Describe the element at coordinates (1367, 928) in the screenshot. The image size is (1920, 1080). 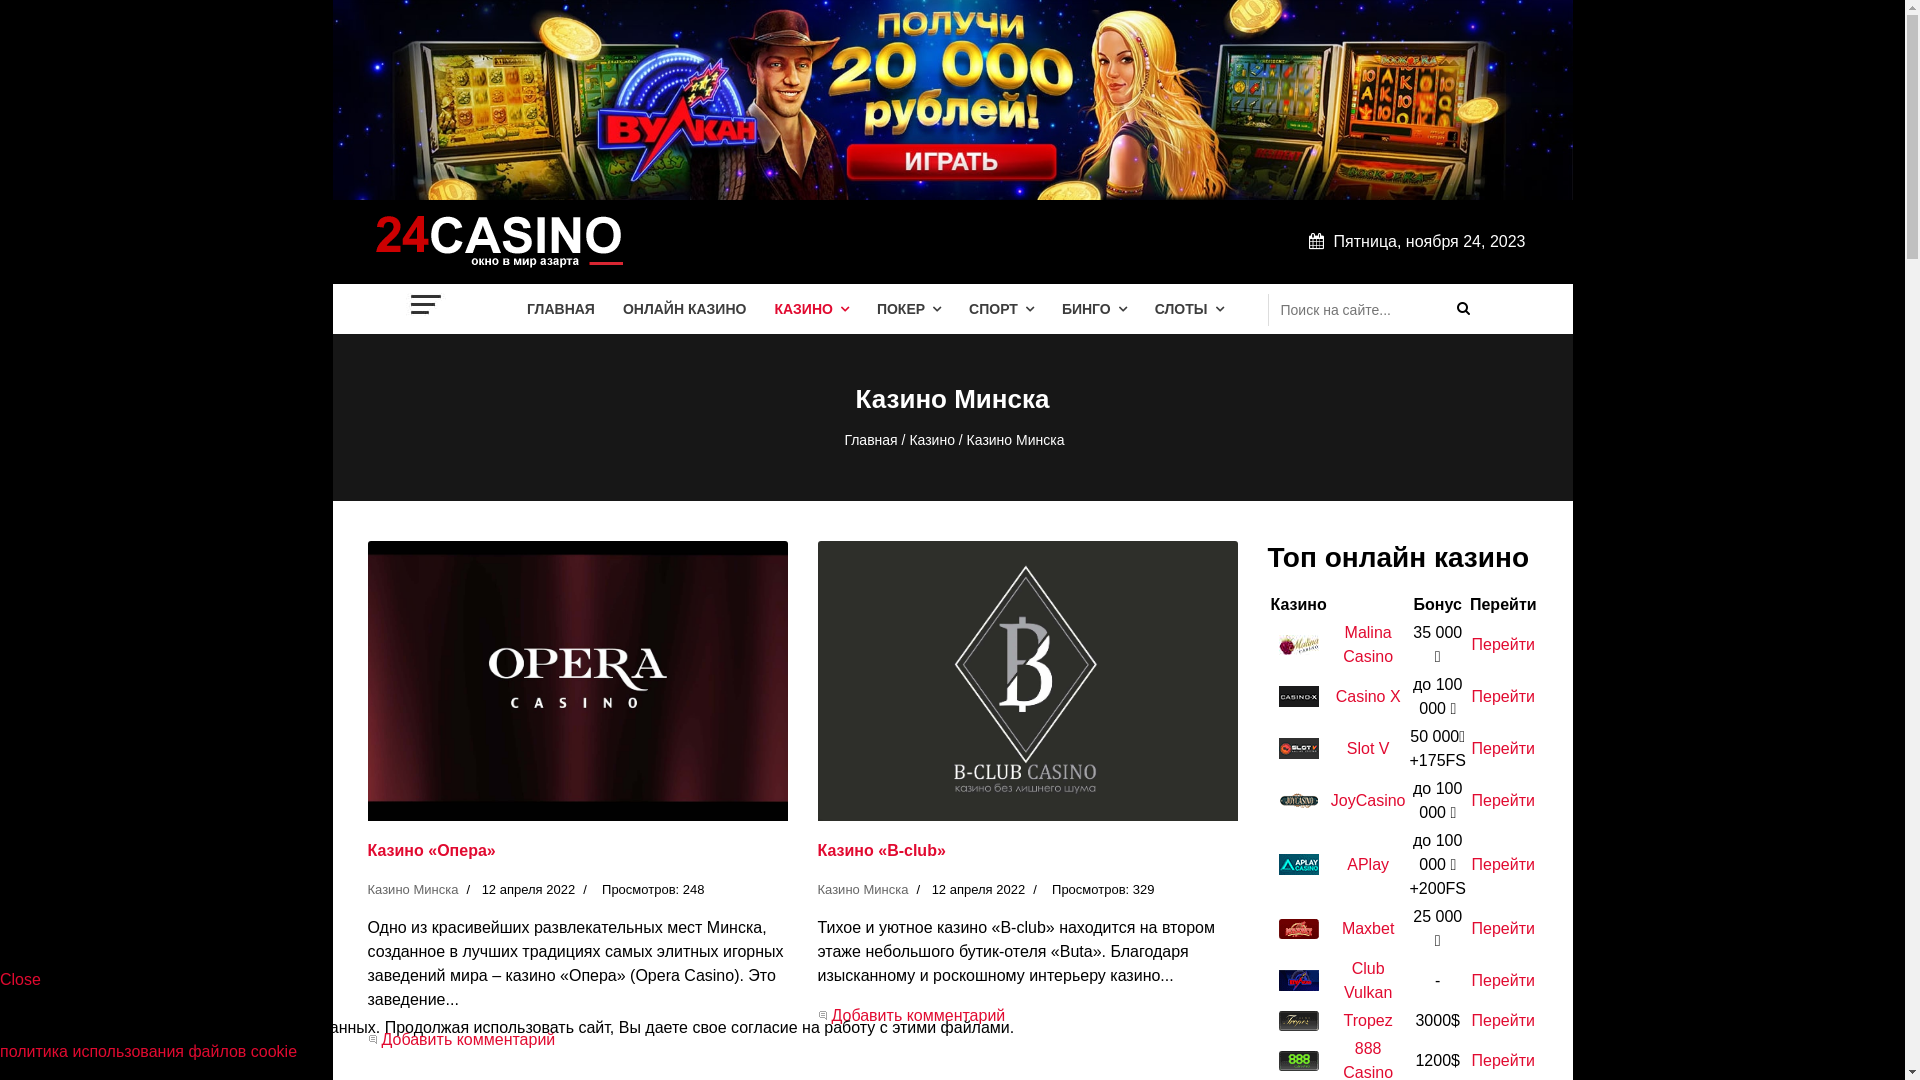
I see `'Maxbet'` at that location.